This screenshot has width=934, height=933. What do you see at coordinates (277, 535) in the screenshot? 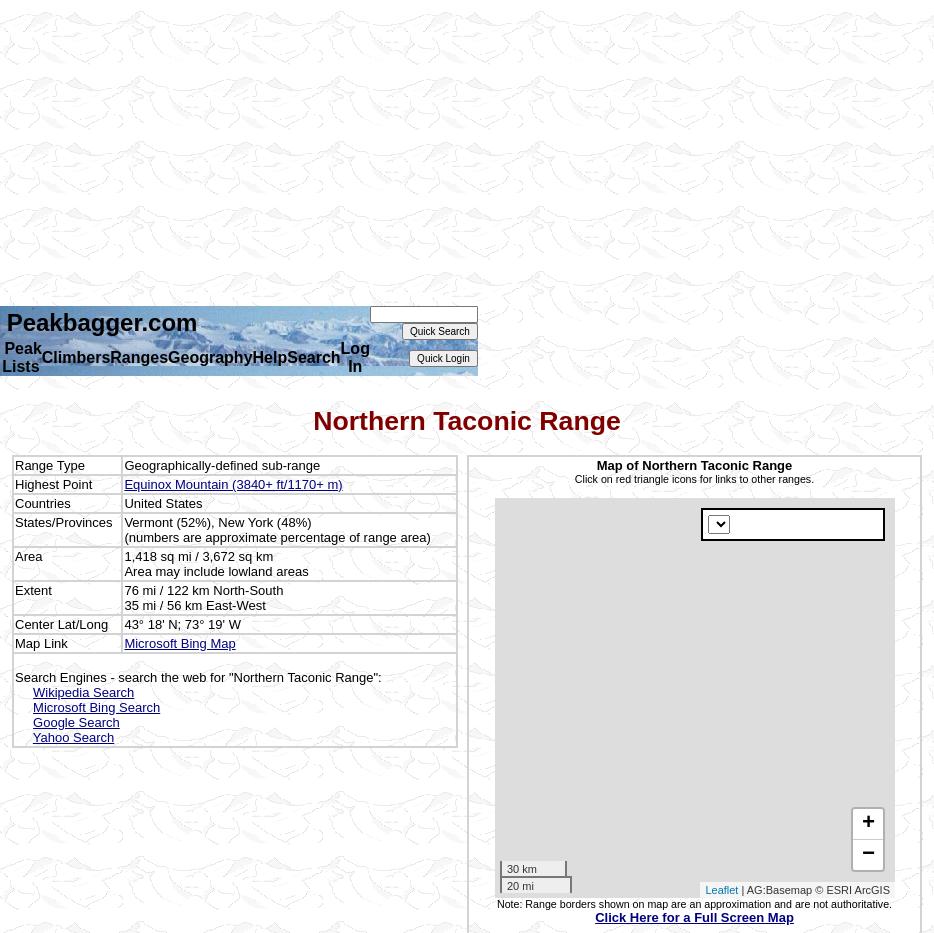
I see `'(numbers are approximate percentage of range area)'` at bounding box center [277, 535].